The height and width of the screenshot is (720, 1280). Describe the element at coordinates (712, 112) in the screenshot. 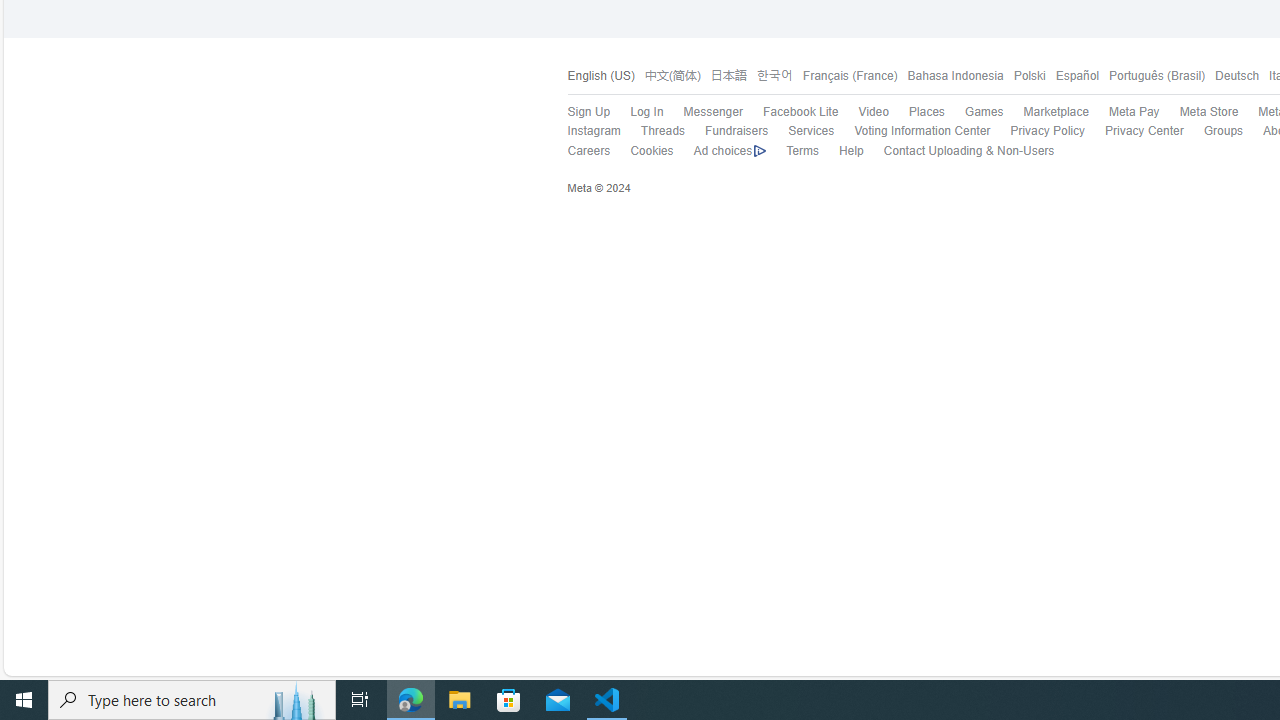

I see `'Messenger'` at that location.